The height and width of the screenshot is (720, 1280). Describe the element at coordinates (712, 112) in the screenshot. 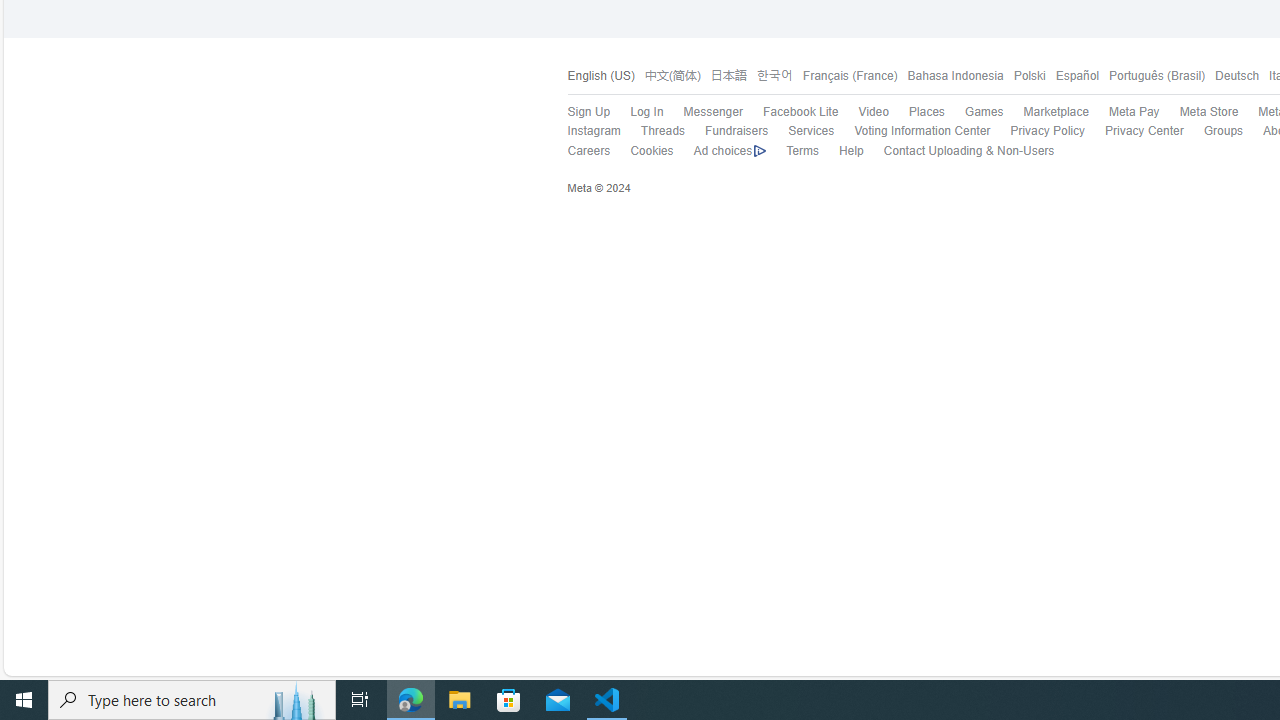

I see `'Messenger'` at that location.